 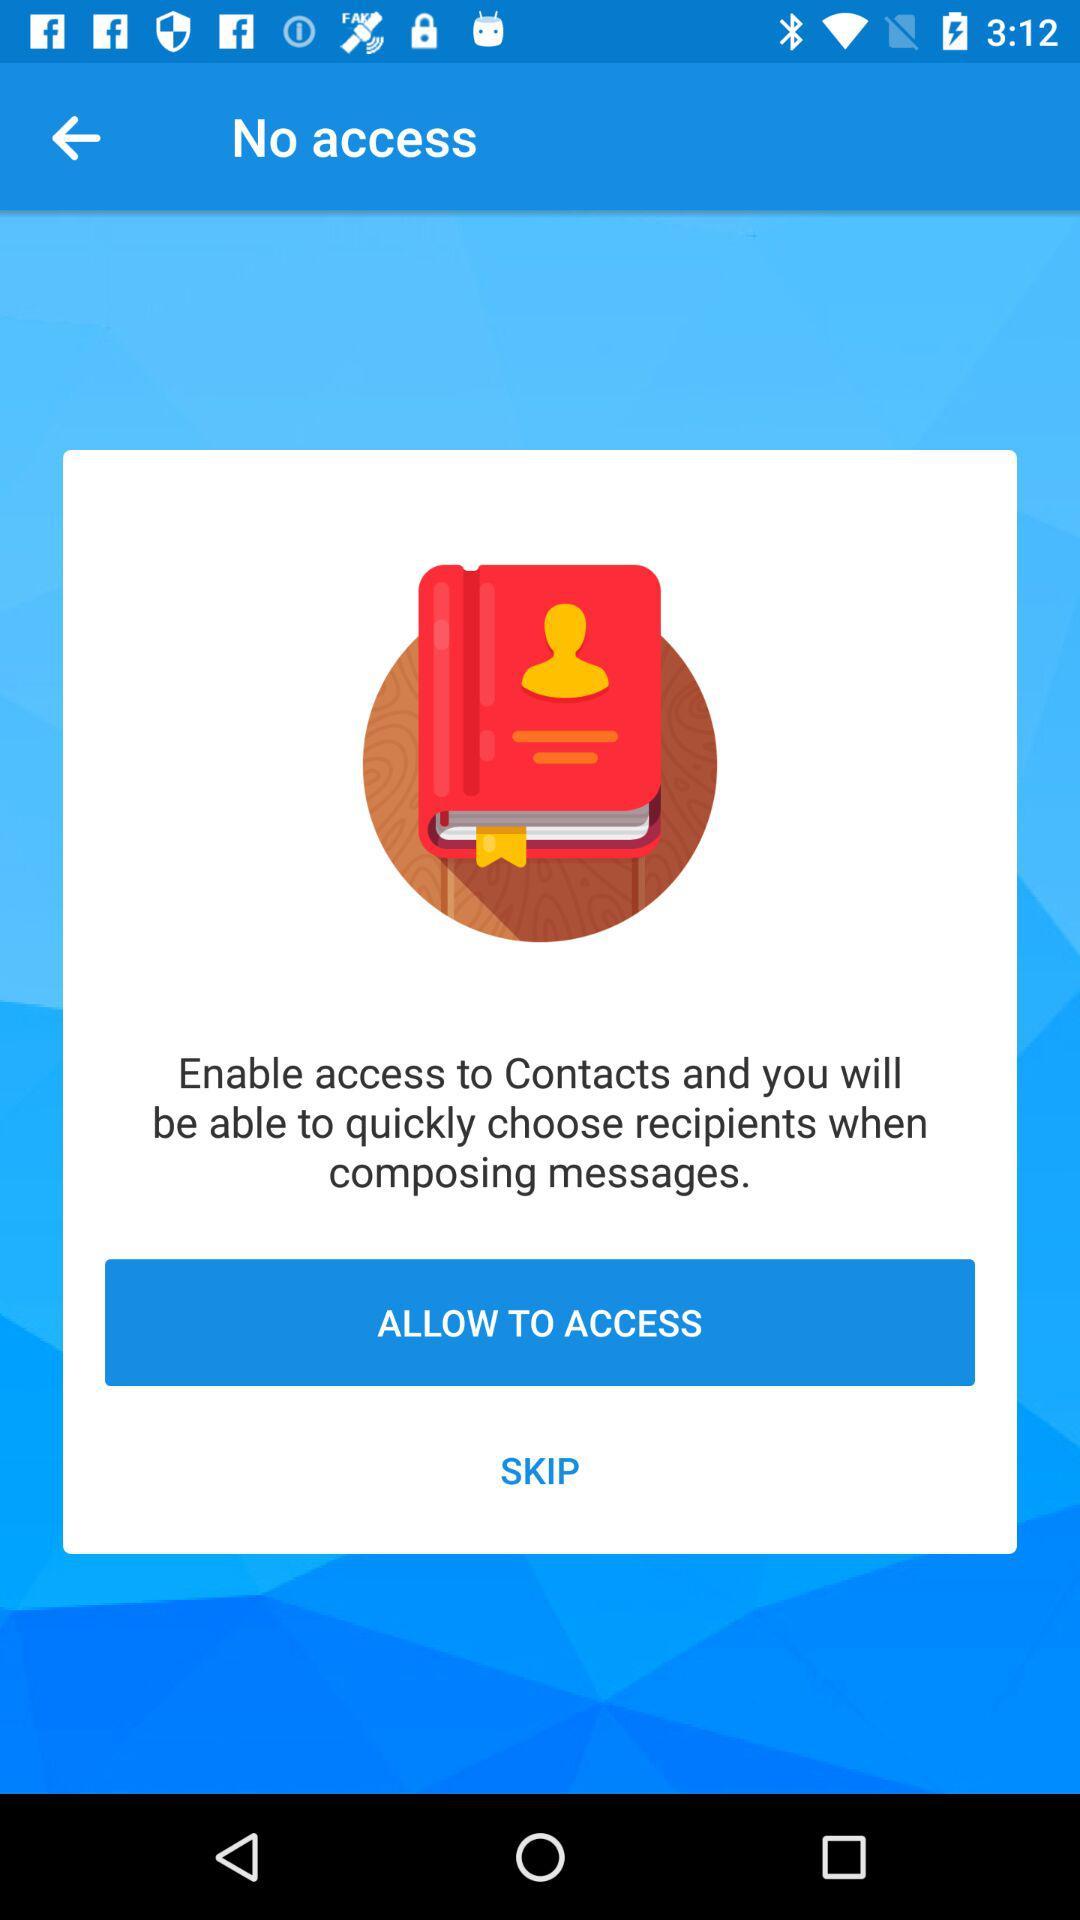 What do you see at coordinates (83, 135) in the screenshot?
I see `item to the left of the no access` at bounding box center [83, 135].